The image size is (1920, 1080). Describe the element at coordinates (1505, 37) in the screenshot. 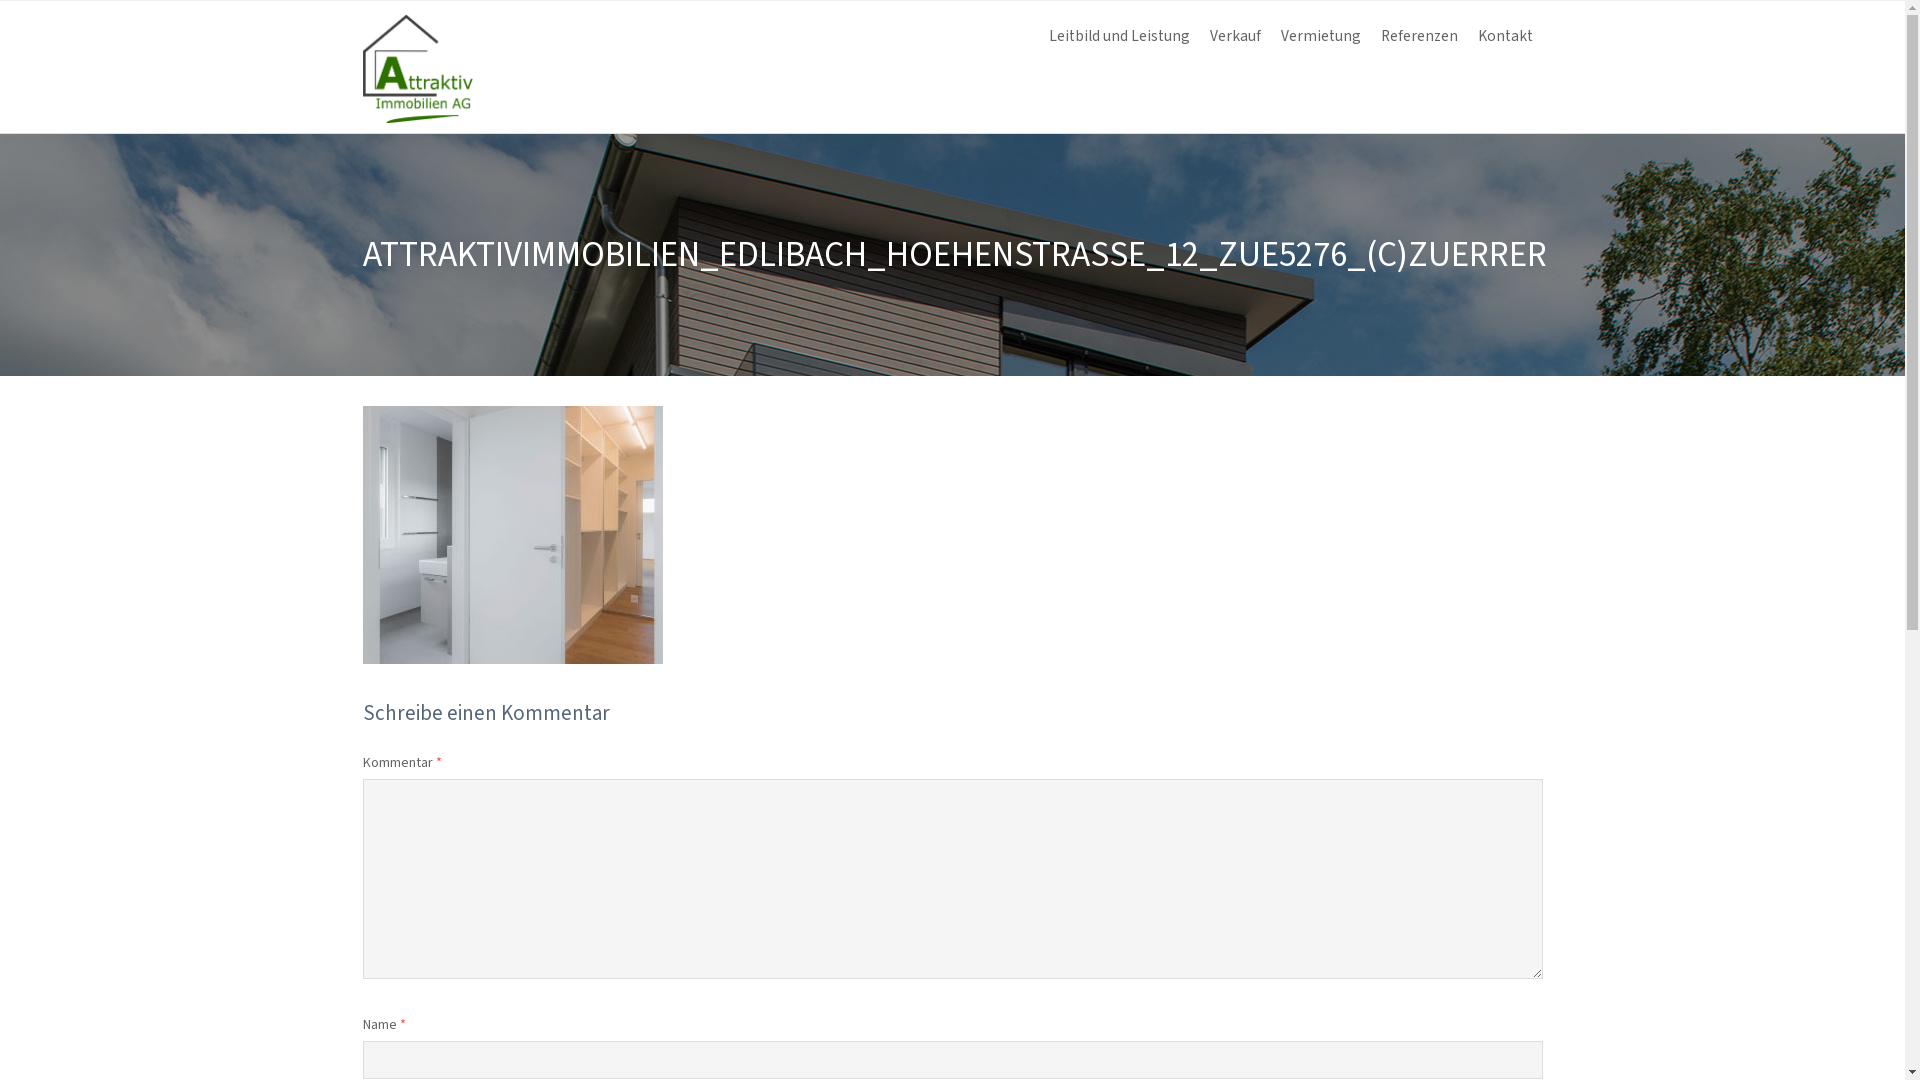

I see `'Kontakt'` at that location.